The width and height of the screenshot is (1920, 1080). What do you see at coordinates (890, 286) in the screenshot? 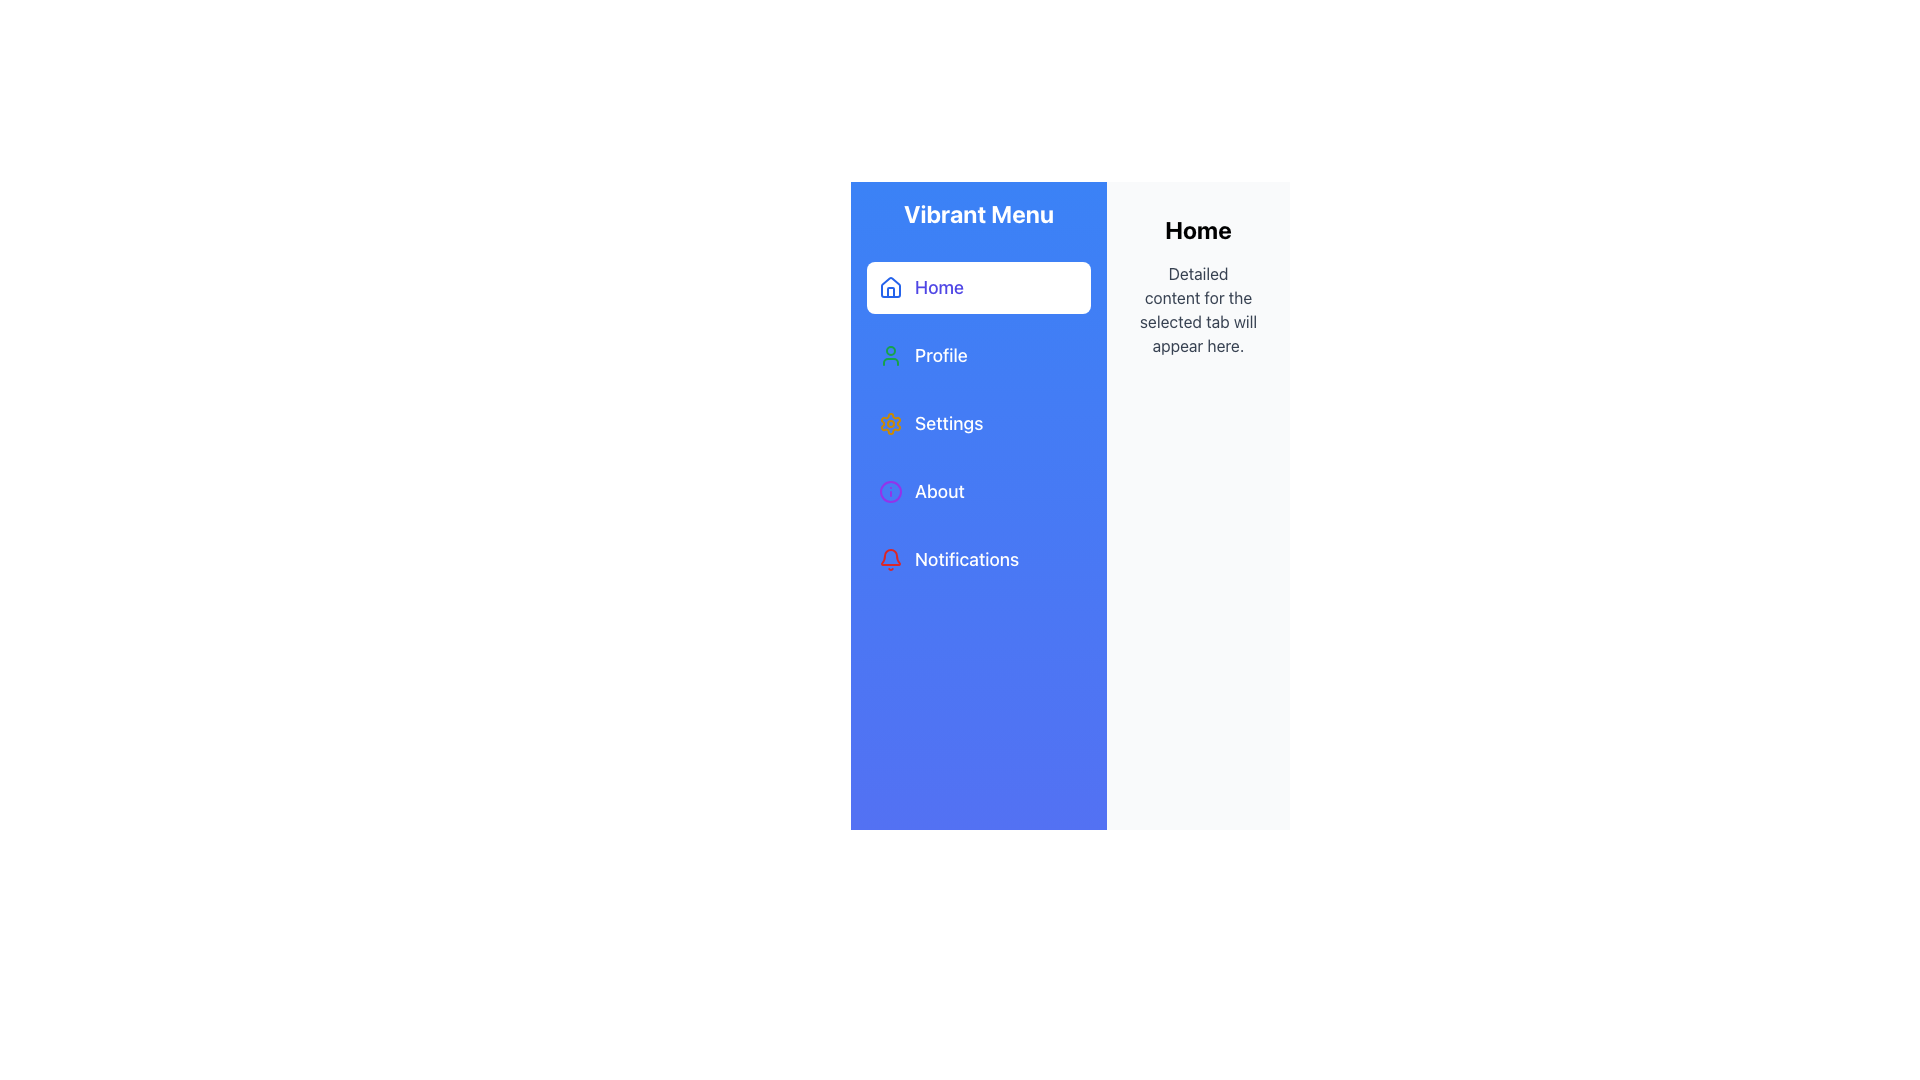
I see `the blue house icon in the navigation bar` at bounding box center [890, 286].